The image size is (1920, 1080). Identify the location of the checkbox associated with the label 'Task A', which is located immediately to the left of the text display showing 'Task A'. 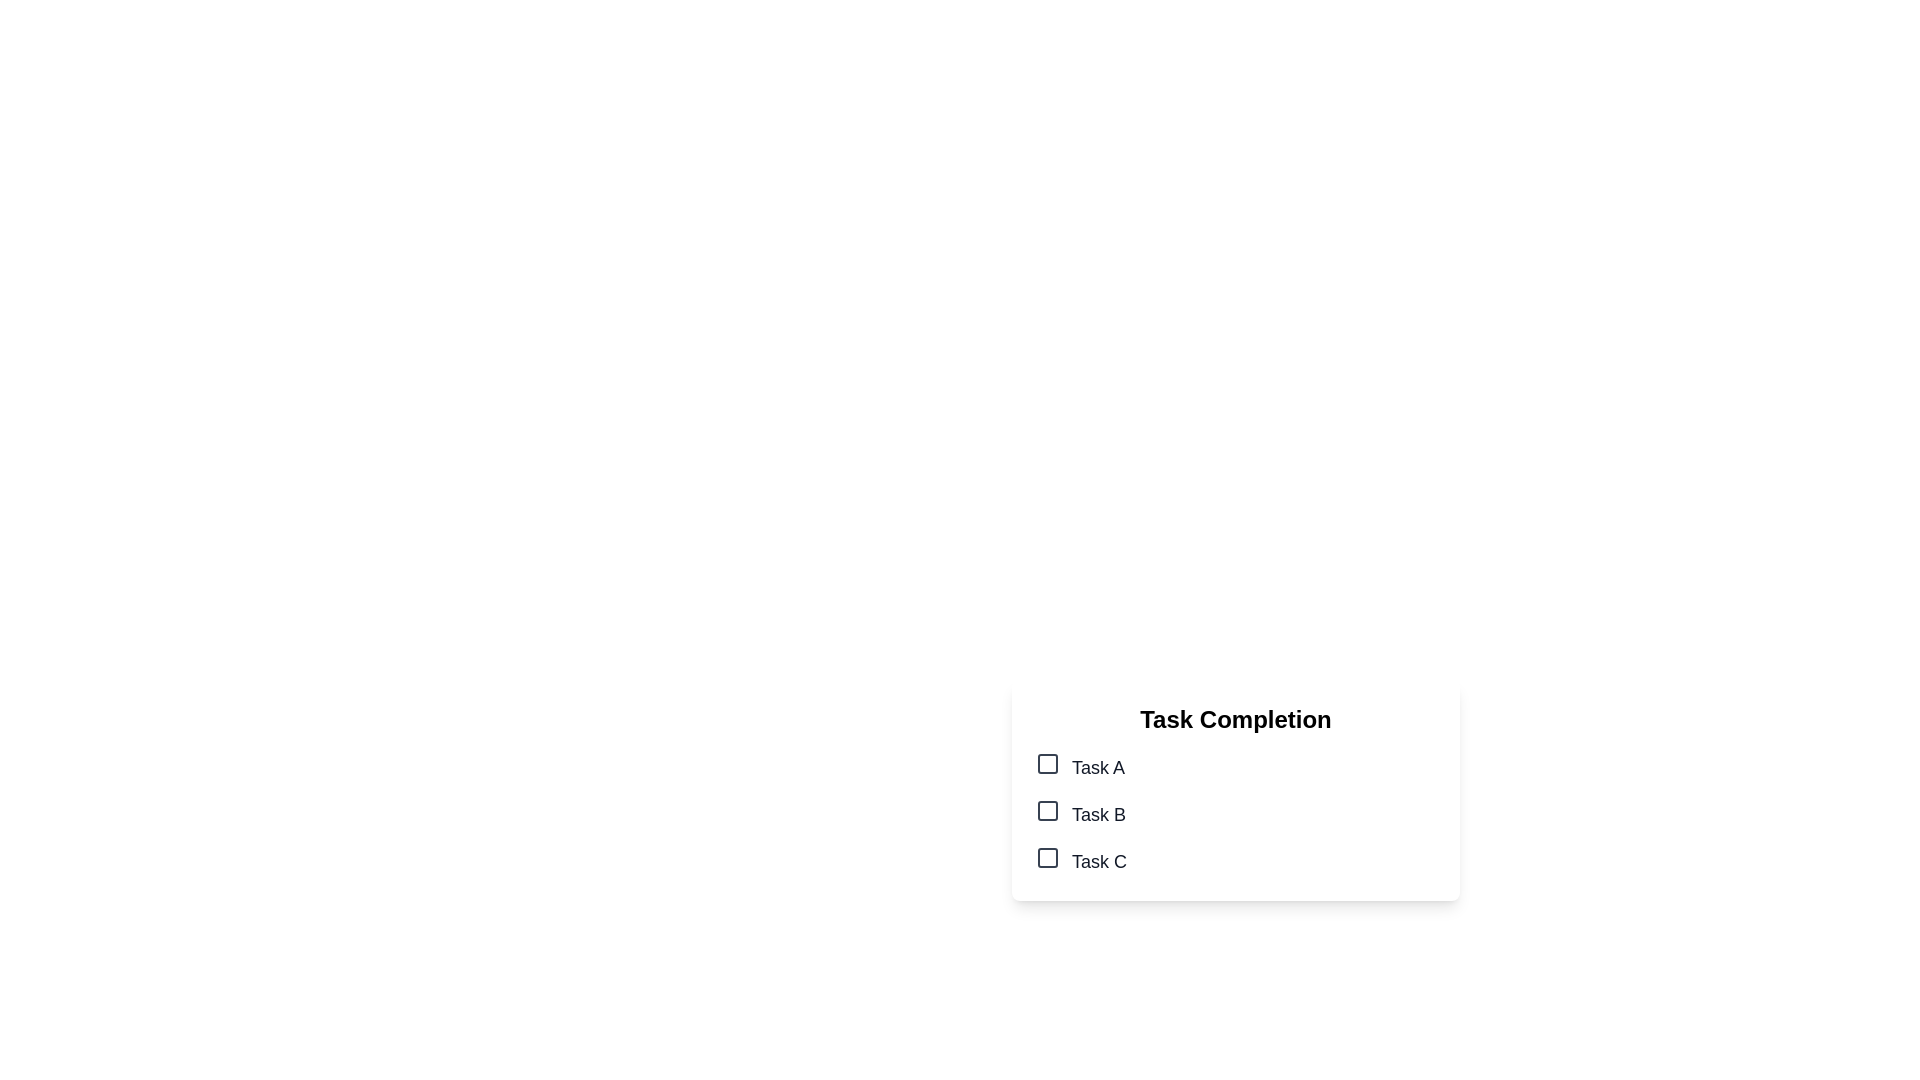
(1047, 766).